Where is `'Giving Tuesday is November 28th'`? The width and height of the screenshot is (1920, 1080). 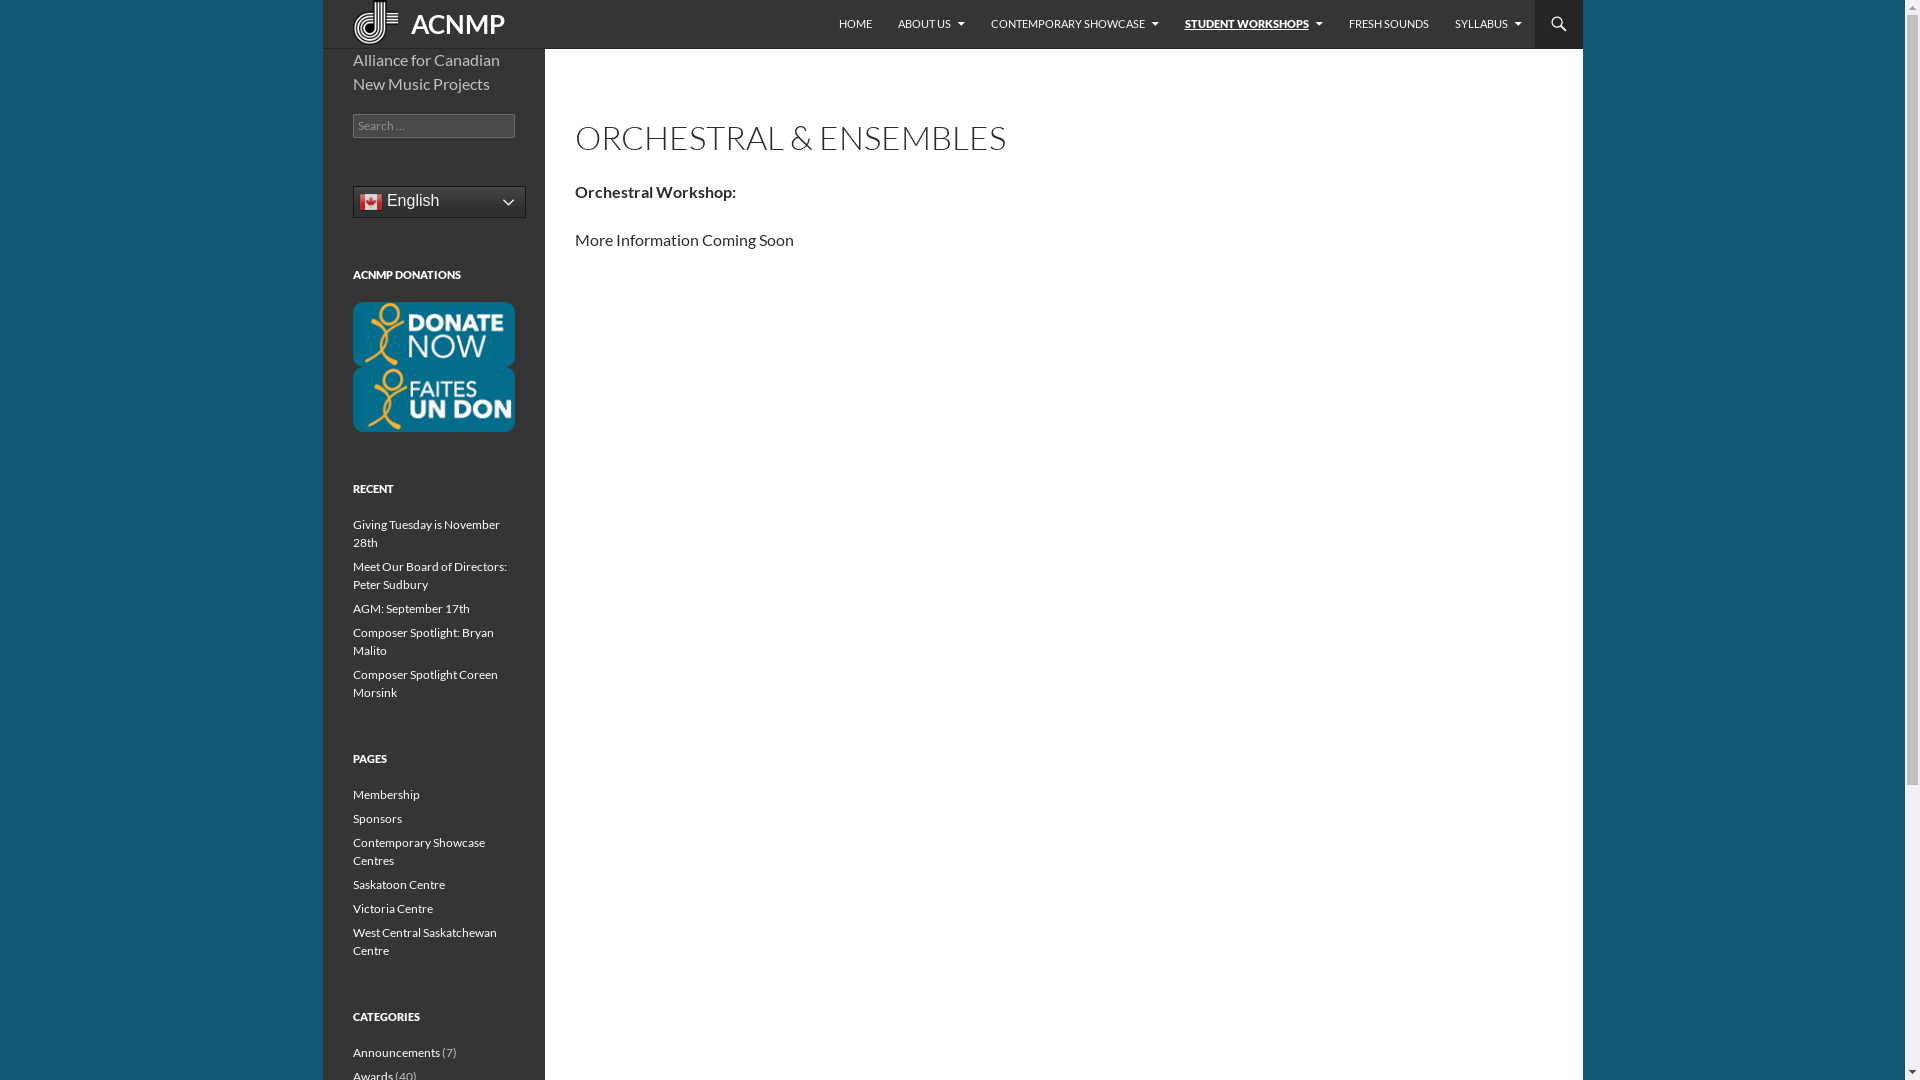 'Giving Tuesday is November 28th' is located at coordinates (424, 532).